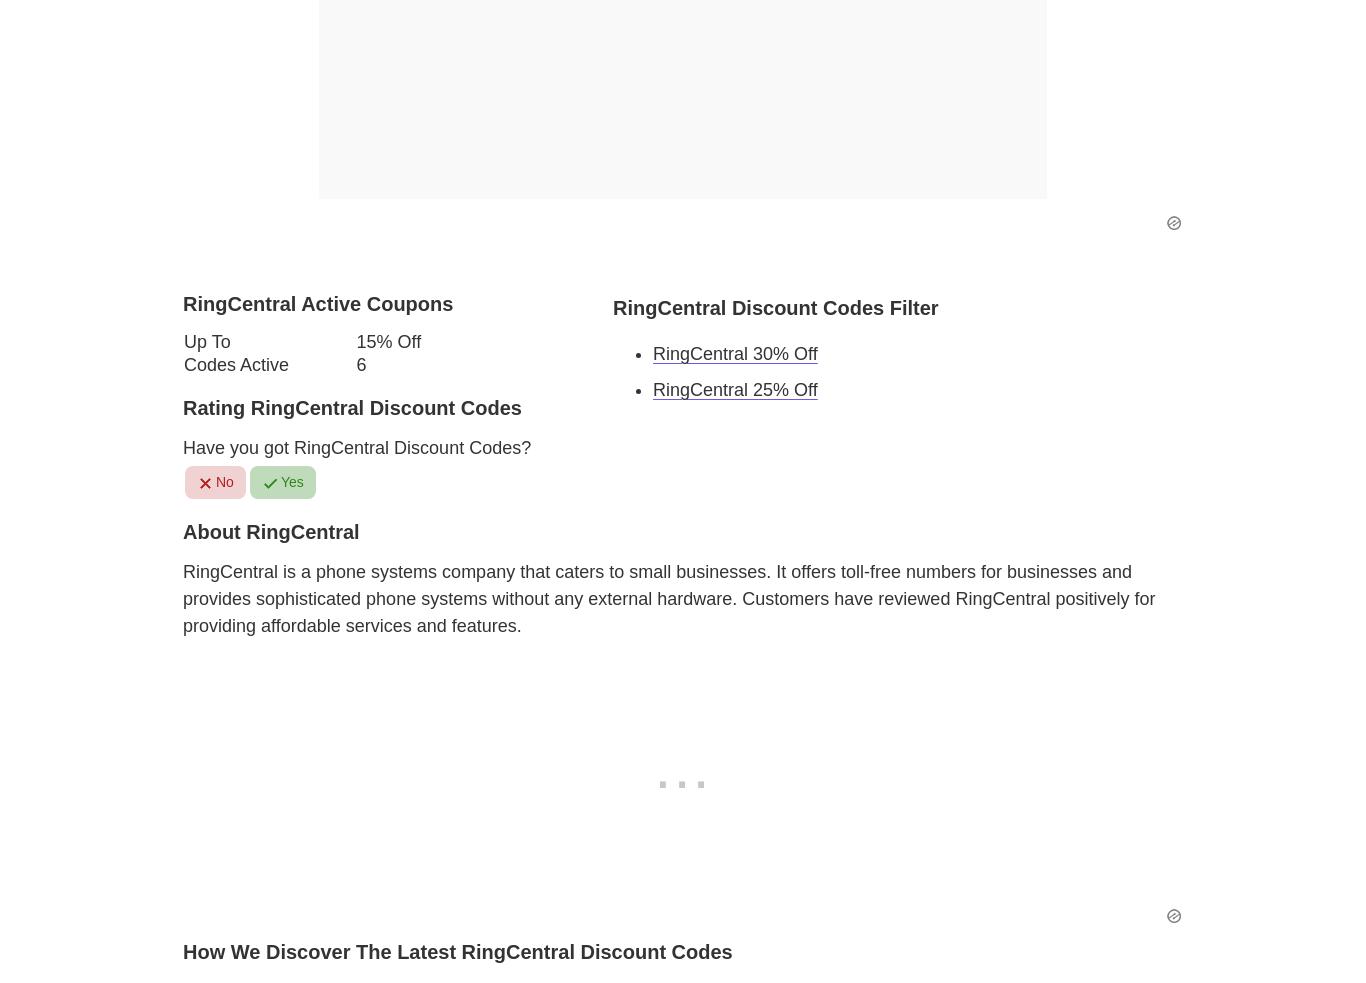  What do you see at coordinates (318, 304) in the screenshot?
I see `'RingCentral Active Coupons'` at bounding box center [318, 304].